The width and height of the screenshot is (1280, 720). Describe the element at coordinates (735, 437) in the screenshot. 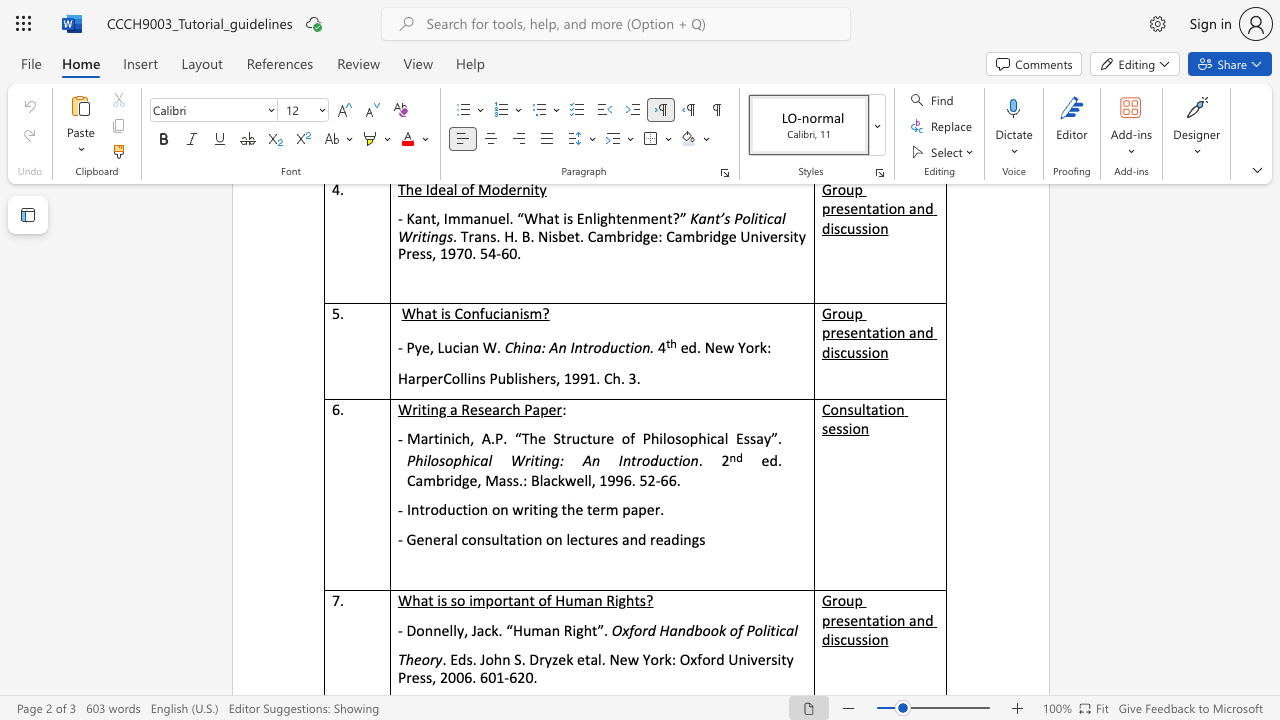

I see `the subset text "Es" within the text "Martinich, A.P. “The Structure of Philosophical Essay”."` at that location.